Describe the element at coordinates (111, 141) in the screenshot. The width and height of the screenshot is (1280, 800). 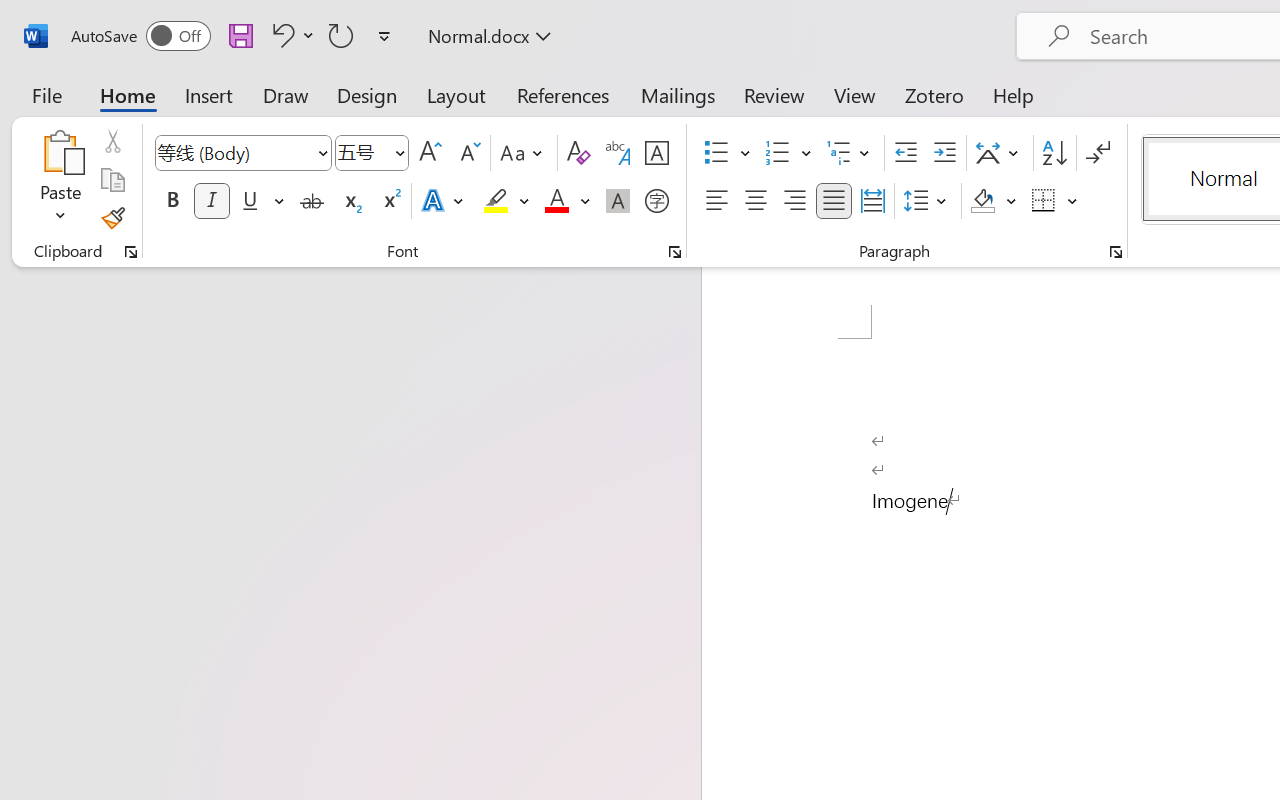
I see `'Cut'` at that location.